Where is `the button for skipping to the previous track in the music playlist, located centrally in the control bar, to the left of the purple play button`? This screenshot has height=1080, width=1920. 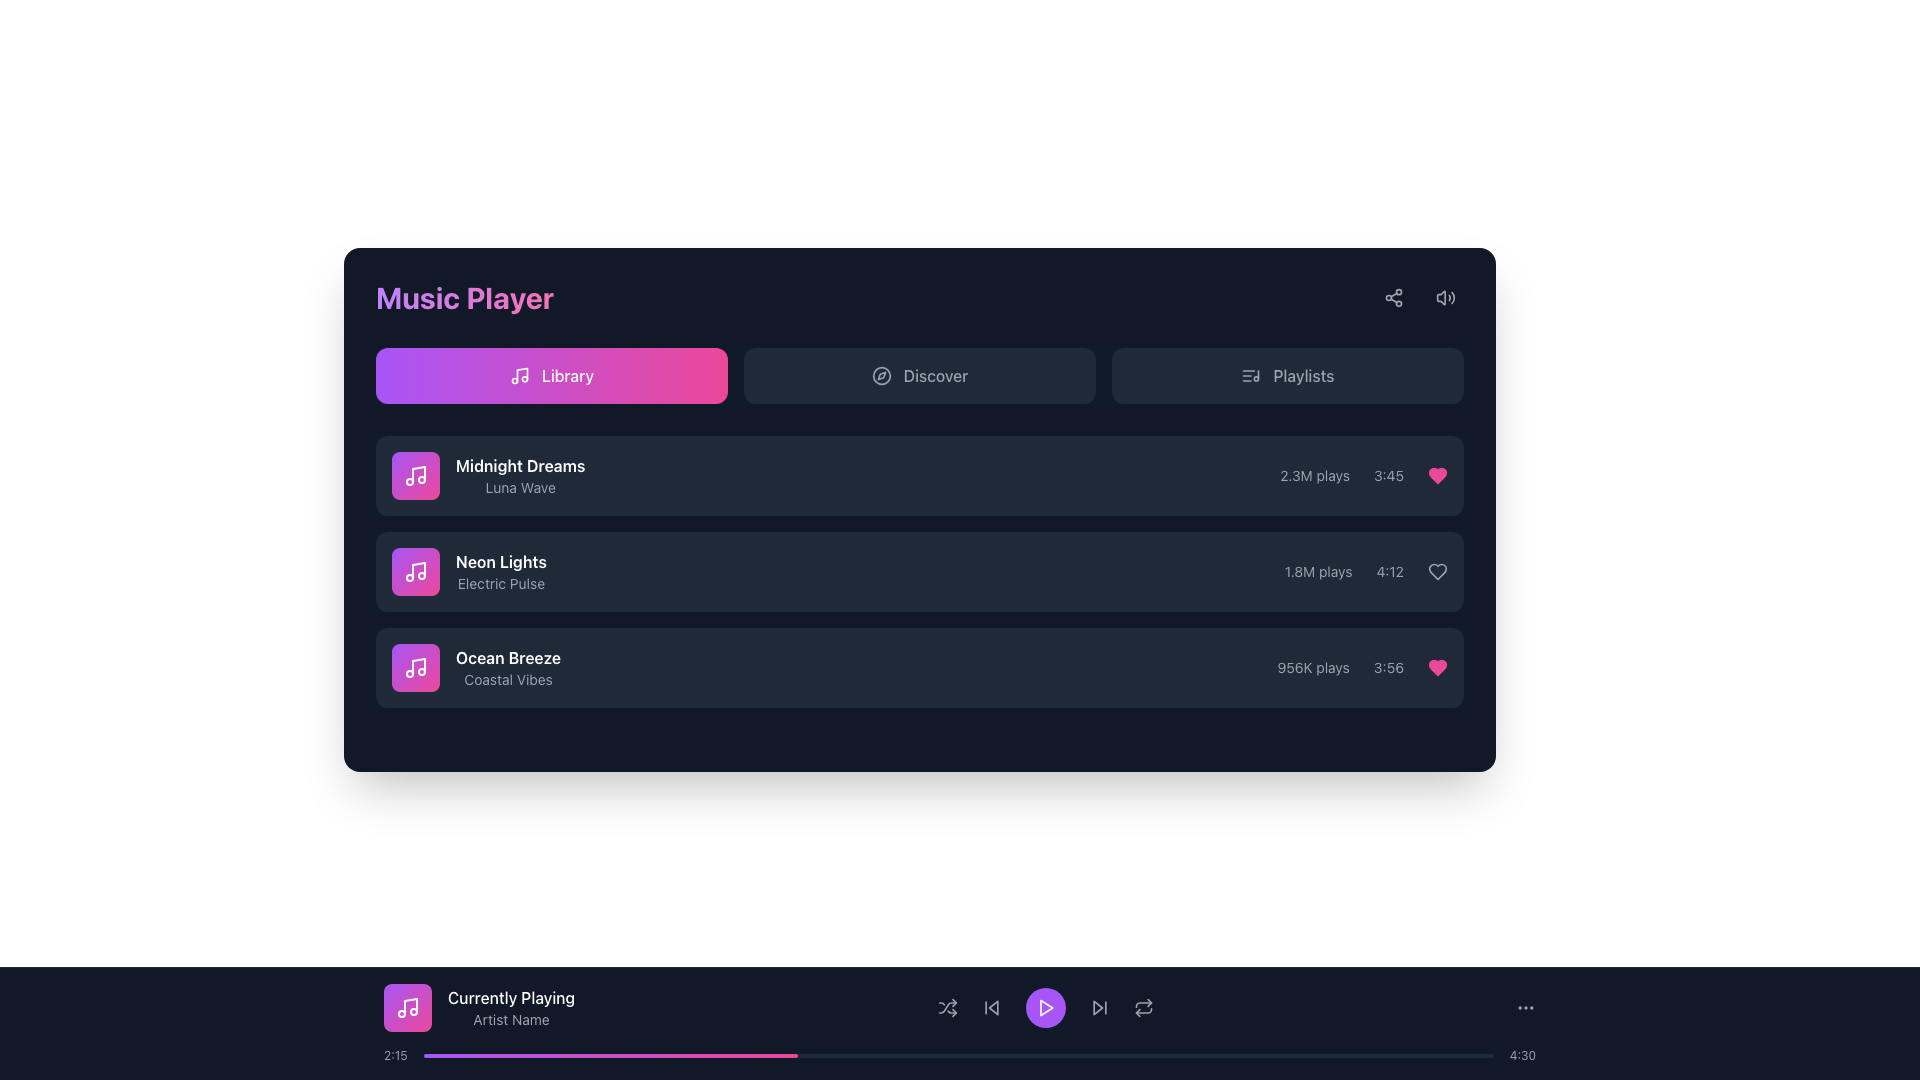 the button for skipping to the previous track in the music playlist, located centrally in the control bar, to the left of the purple play button is located at coordinates (991, 1007).